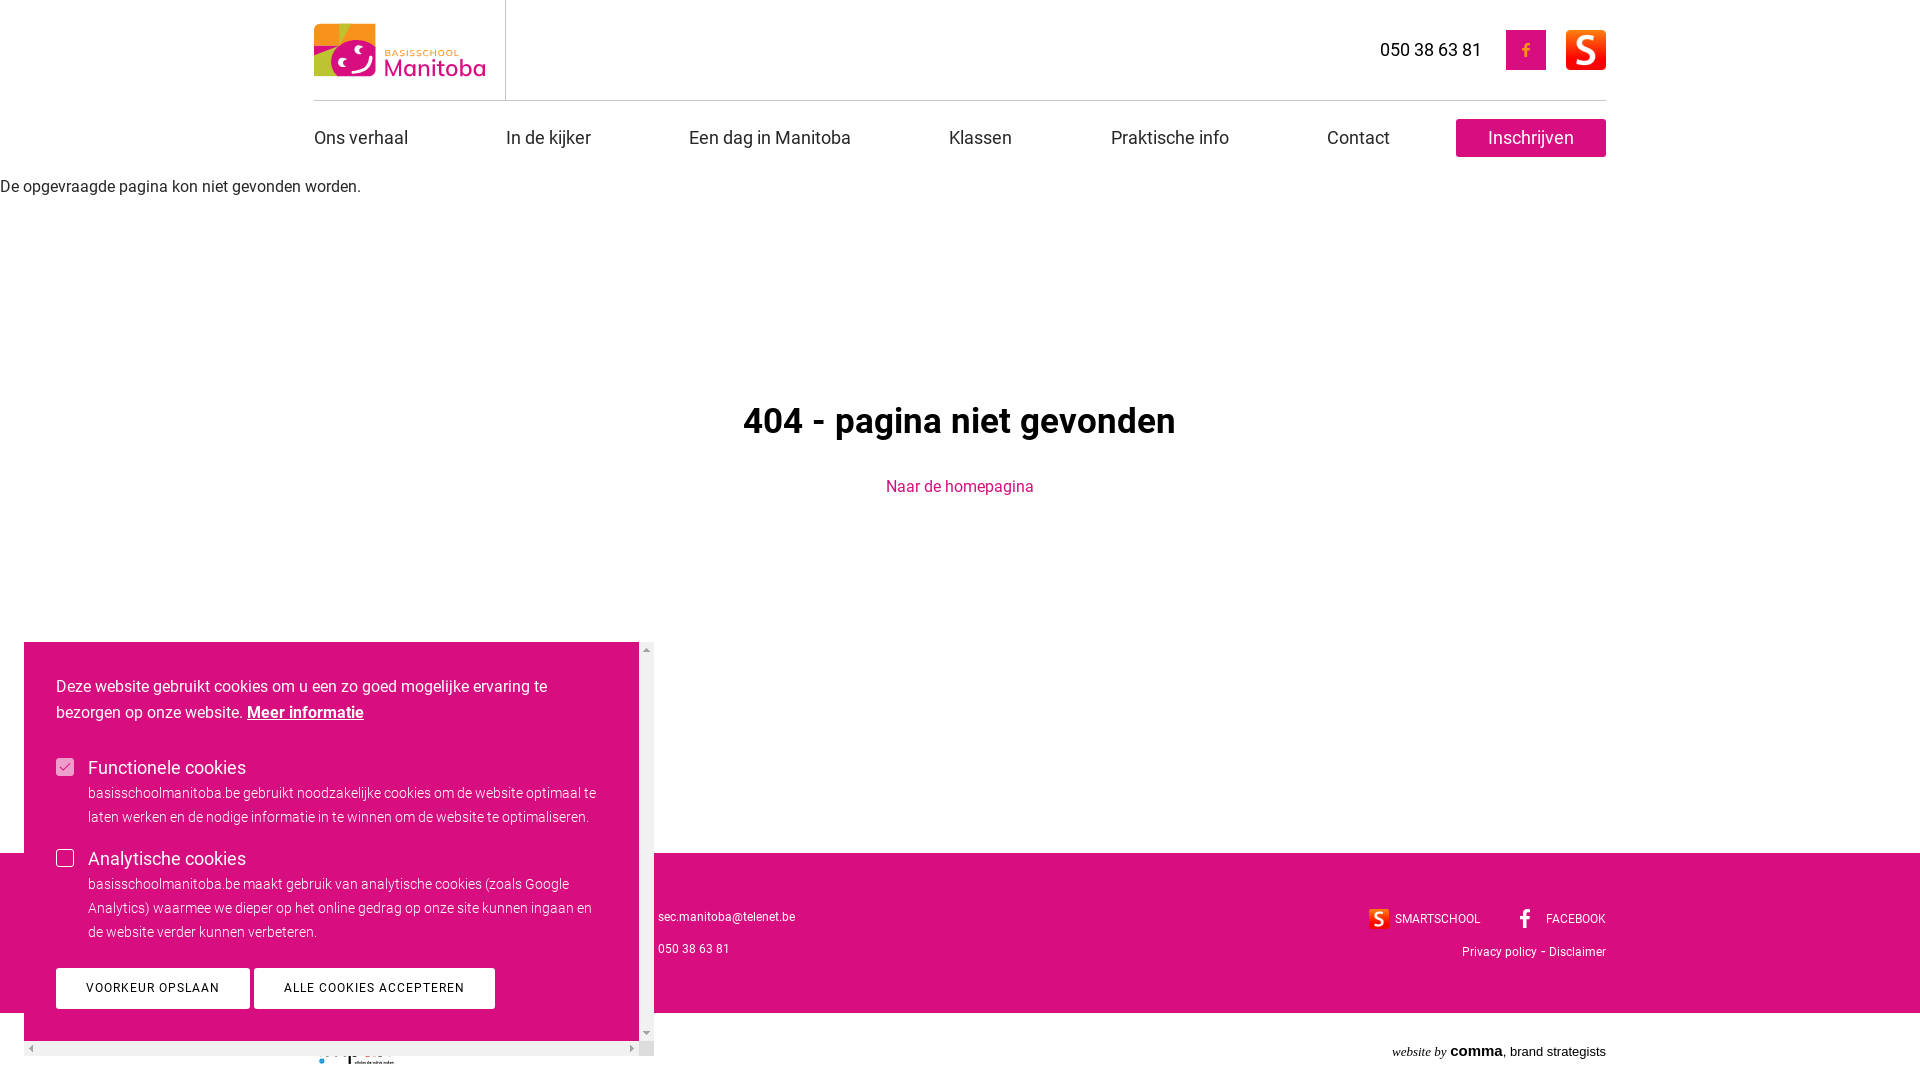 This screenshot has width=1920, height=1080. Describe the element at coordinates (56, 987) in the screenshot. I see `'VOORKEUR OPSLAAN'` at that location.